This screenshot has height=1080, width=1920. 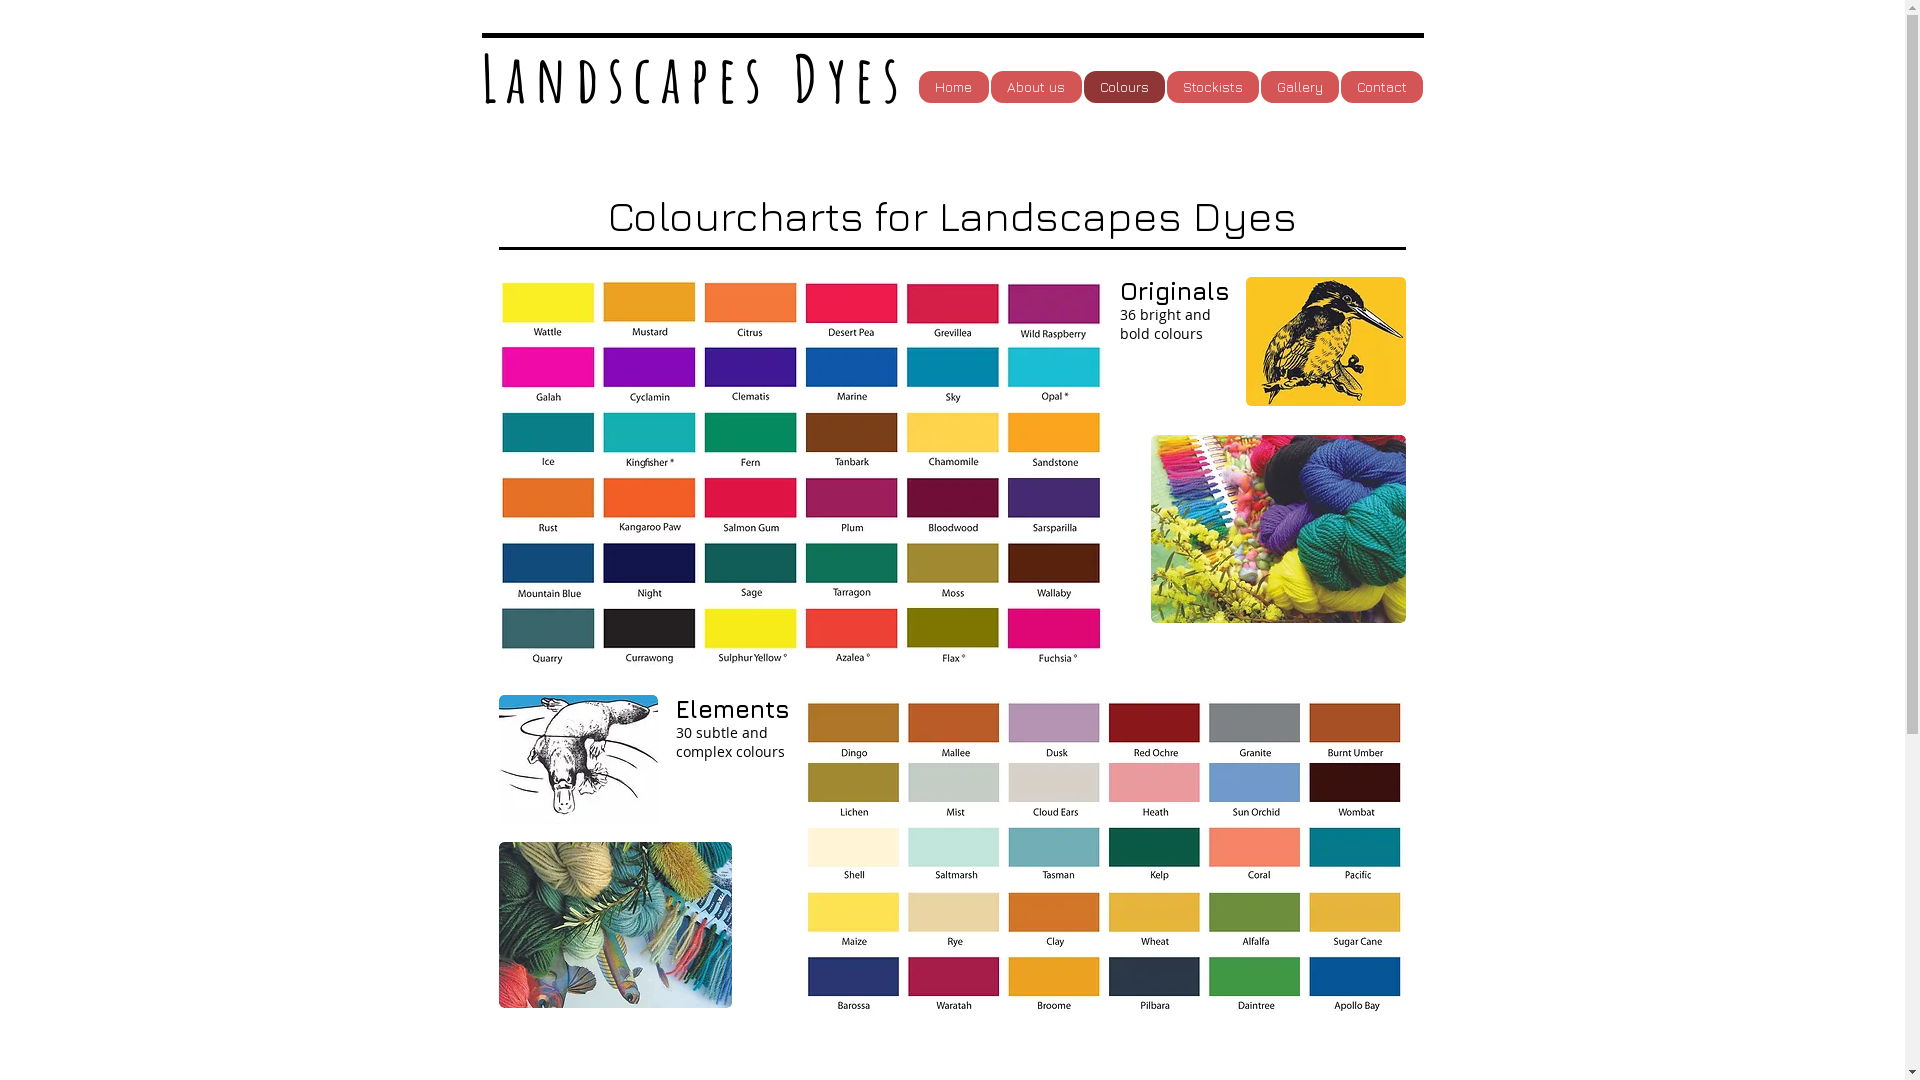 I want to click on 'Contact', so click(x=1380, y=86).